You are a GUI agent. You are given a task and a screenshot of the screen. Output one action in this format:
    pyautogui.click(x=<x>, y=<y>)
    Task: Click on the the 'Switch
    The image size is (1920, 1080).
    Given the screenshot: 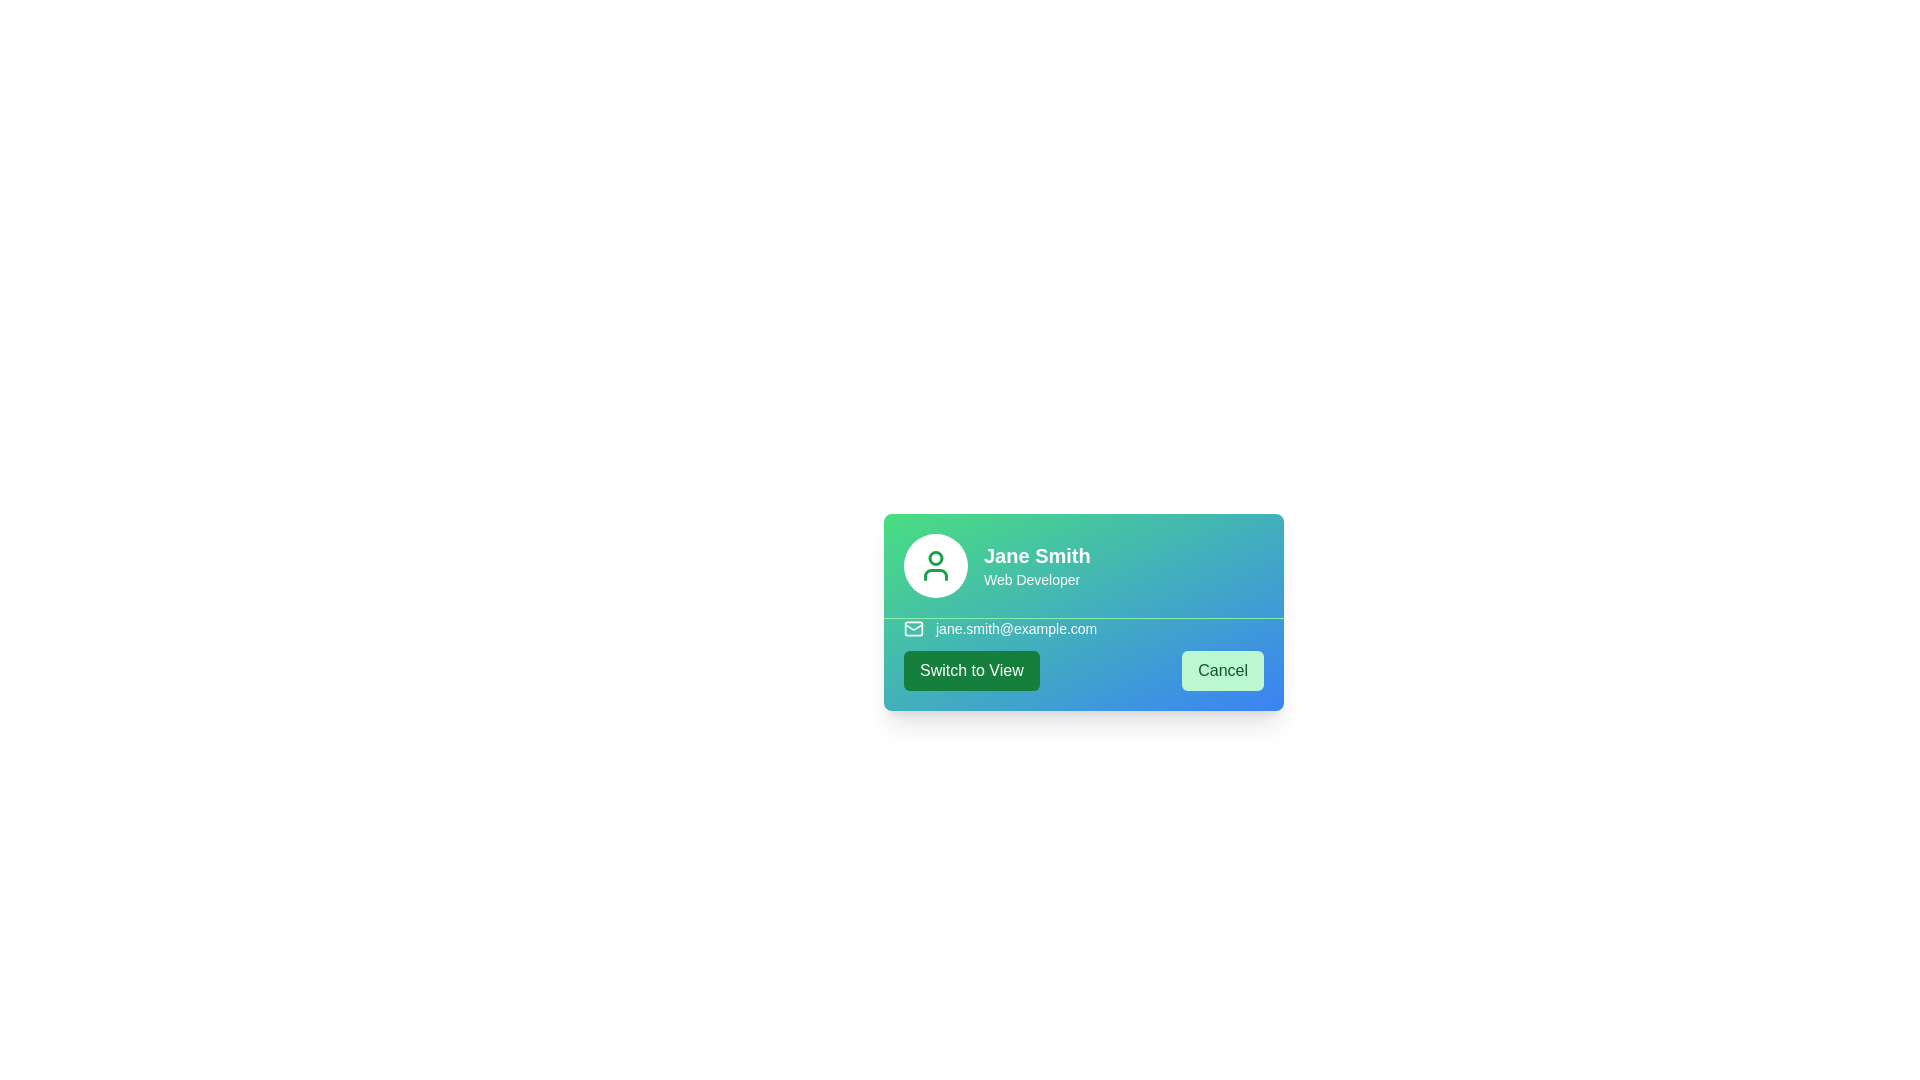 What is the action you would take?
    pyautogui.click(x=971, y=671)
    